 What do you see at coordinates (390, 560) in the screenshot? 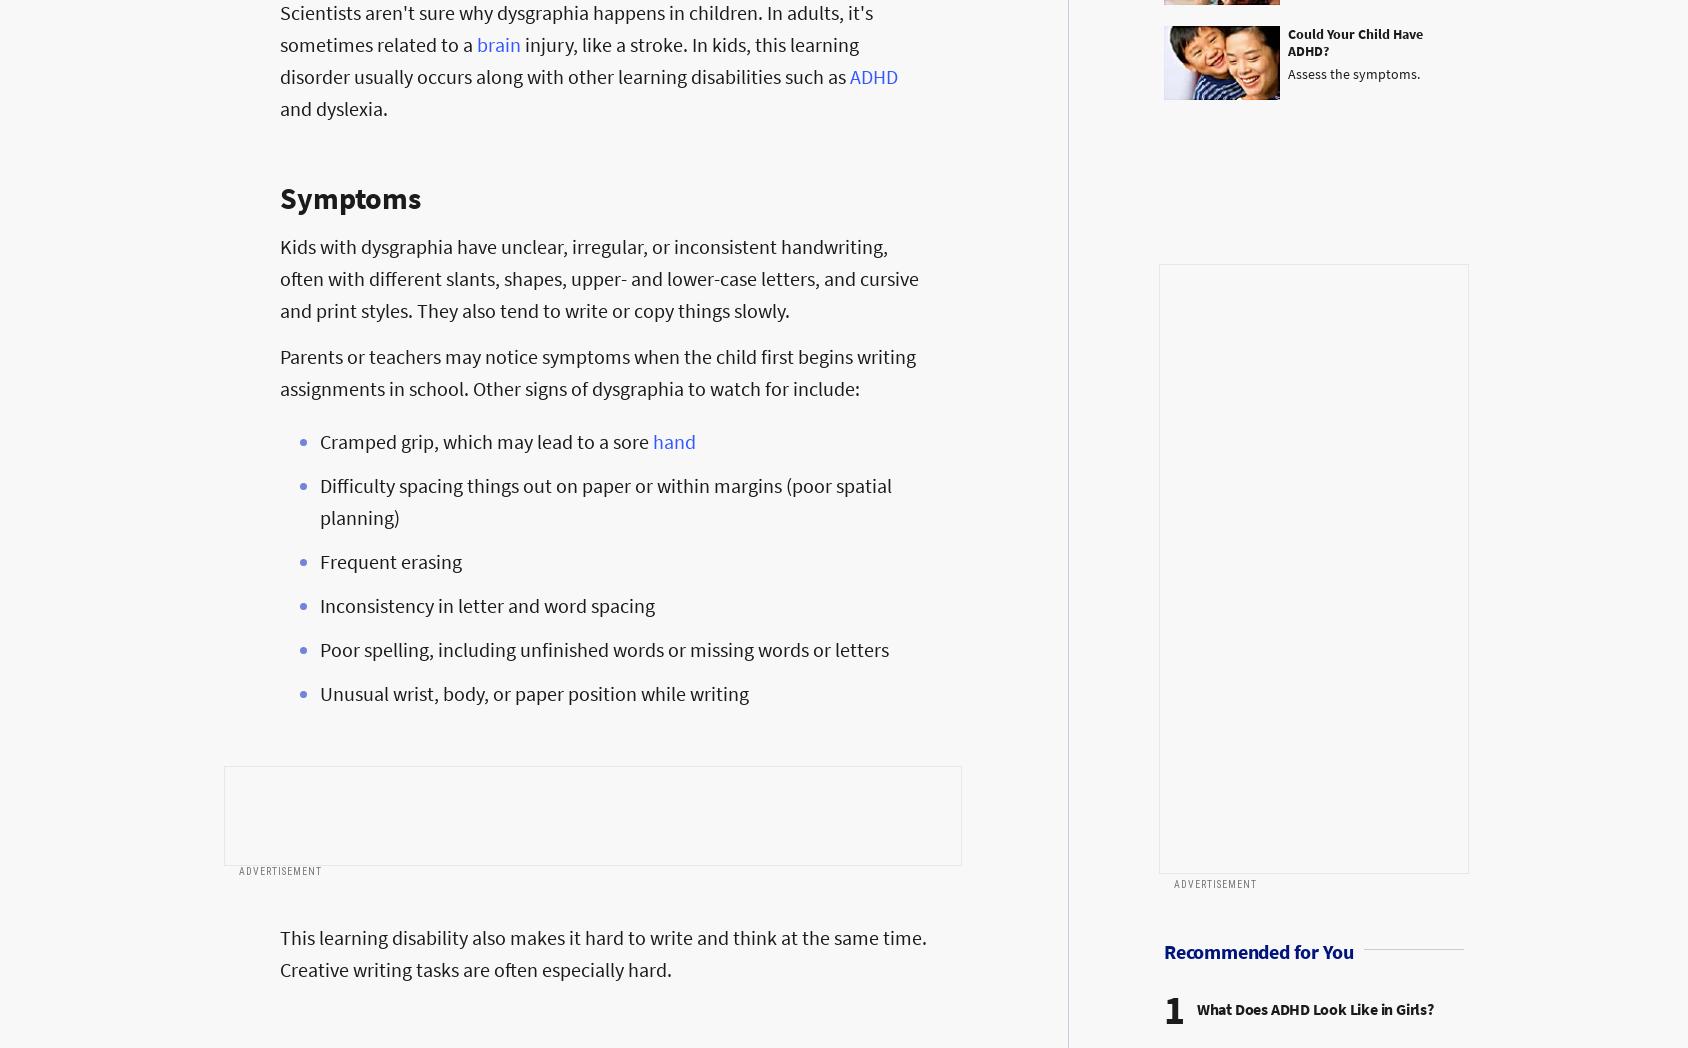
I see `'Frequent erasing'` at bounding box center [390, 560].